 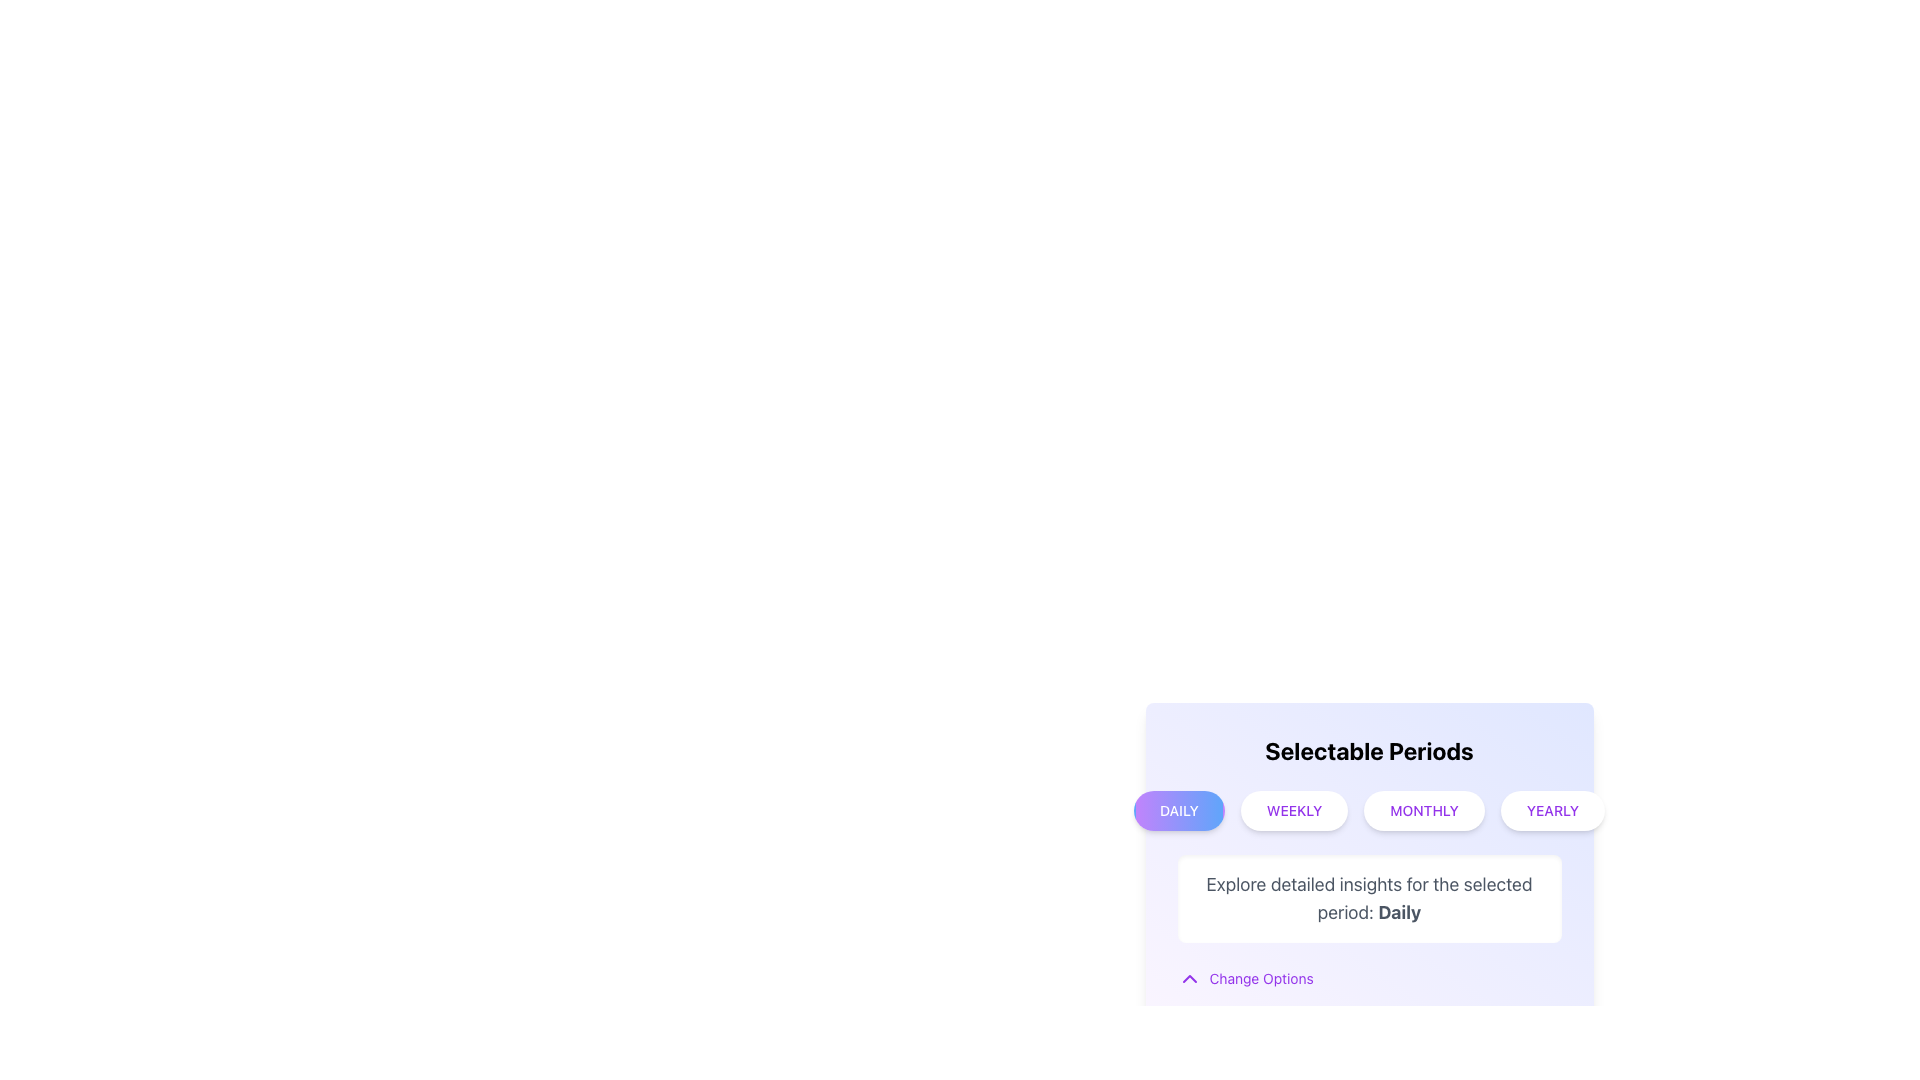 What do you see at coordinates (1179, 810) in the screenshot?
I see `the first button in the 'Selectable Periods' section that switches the display` at bounding box center [1179, 810].